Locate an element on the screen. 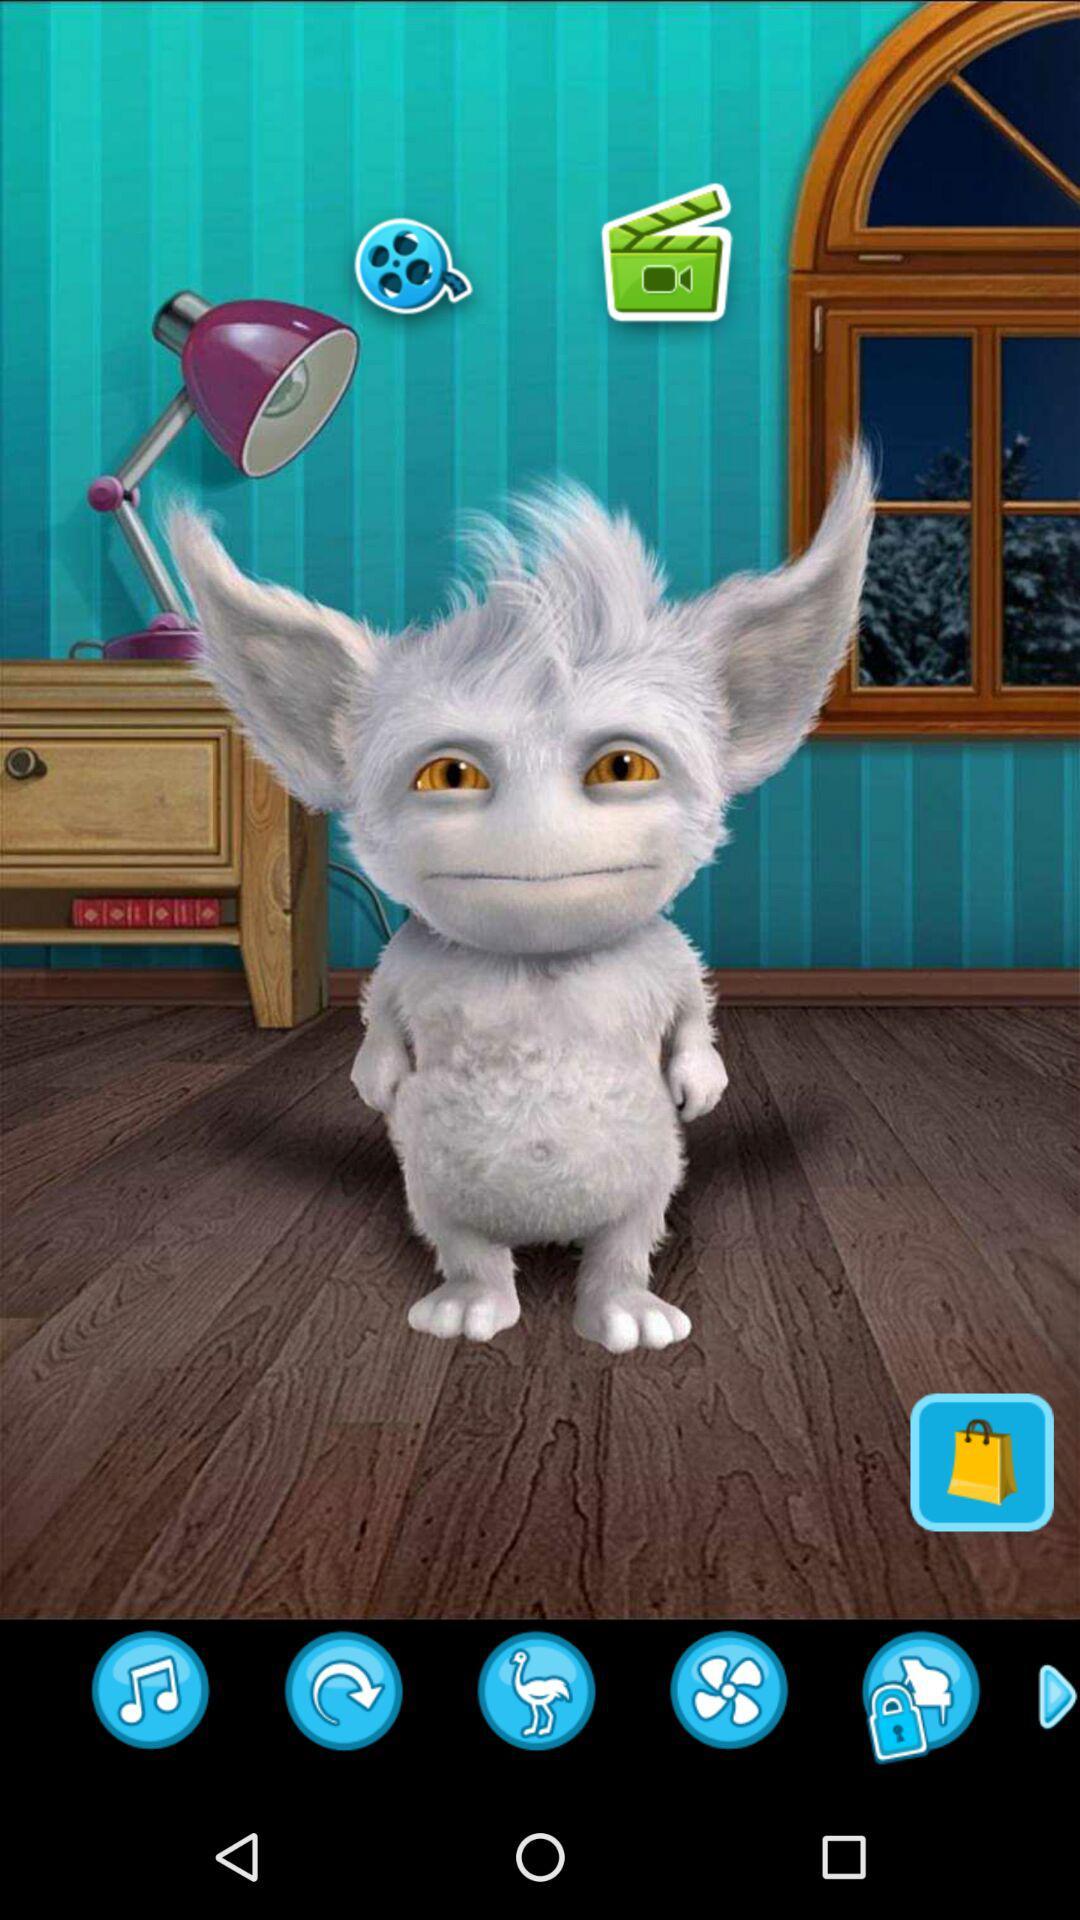 The height and width of the screenshot is (1920, 1080). emoji is located at coordinates (150, 1696).